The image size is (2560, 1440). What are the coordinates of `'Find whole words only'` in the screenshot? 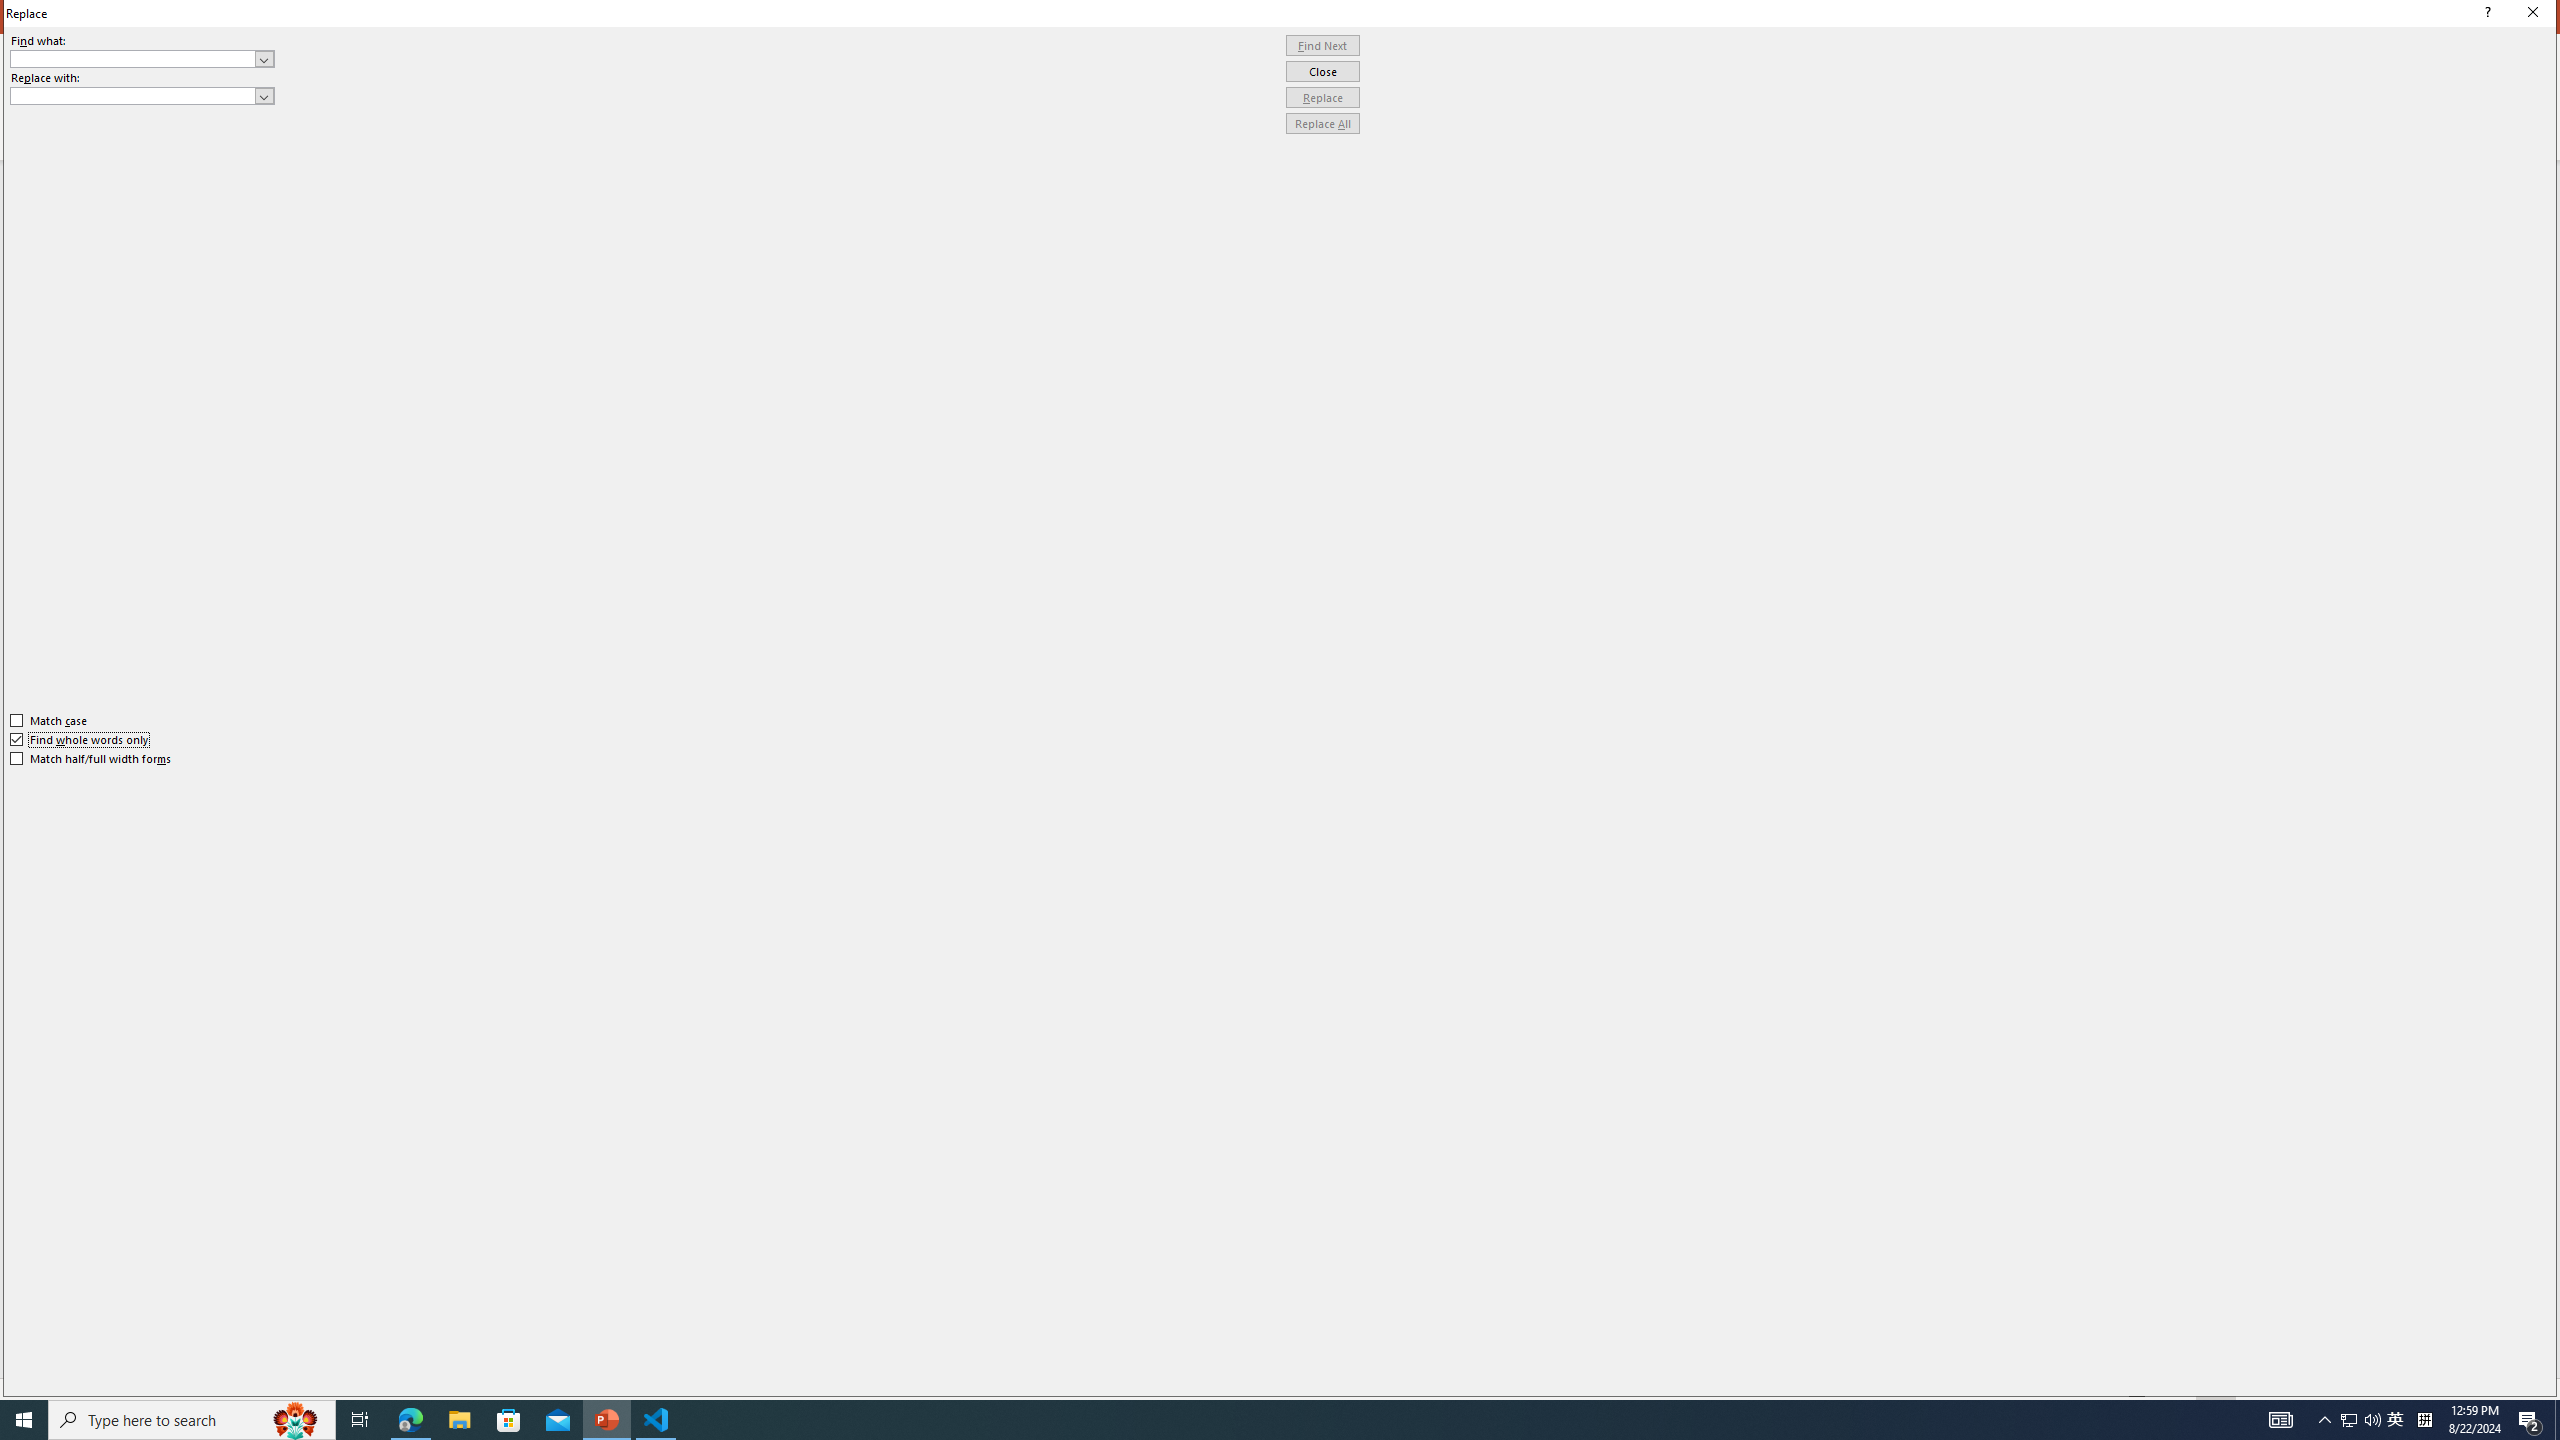 It's located at (80, 739).